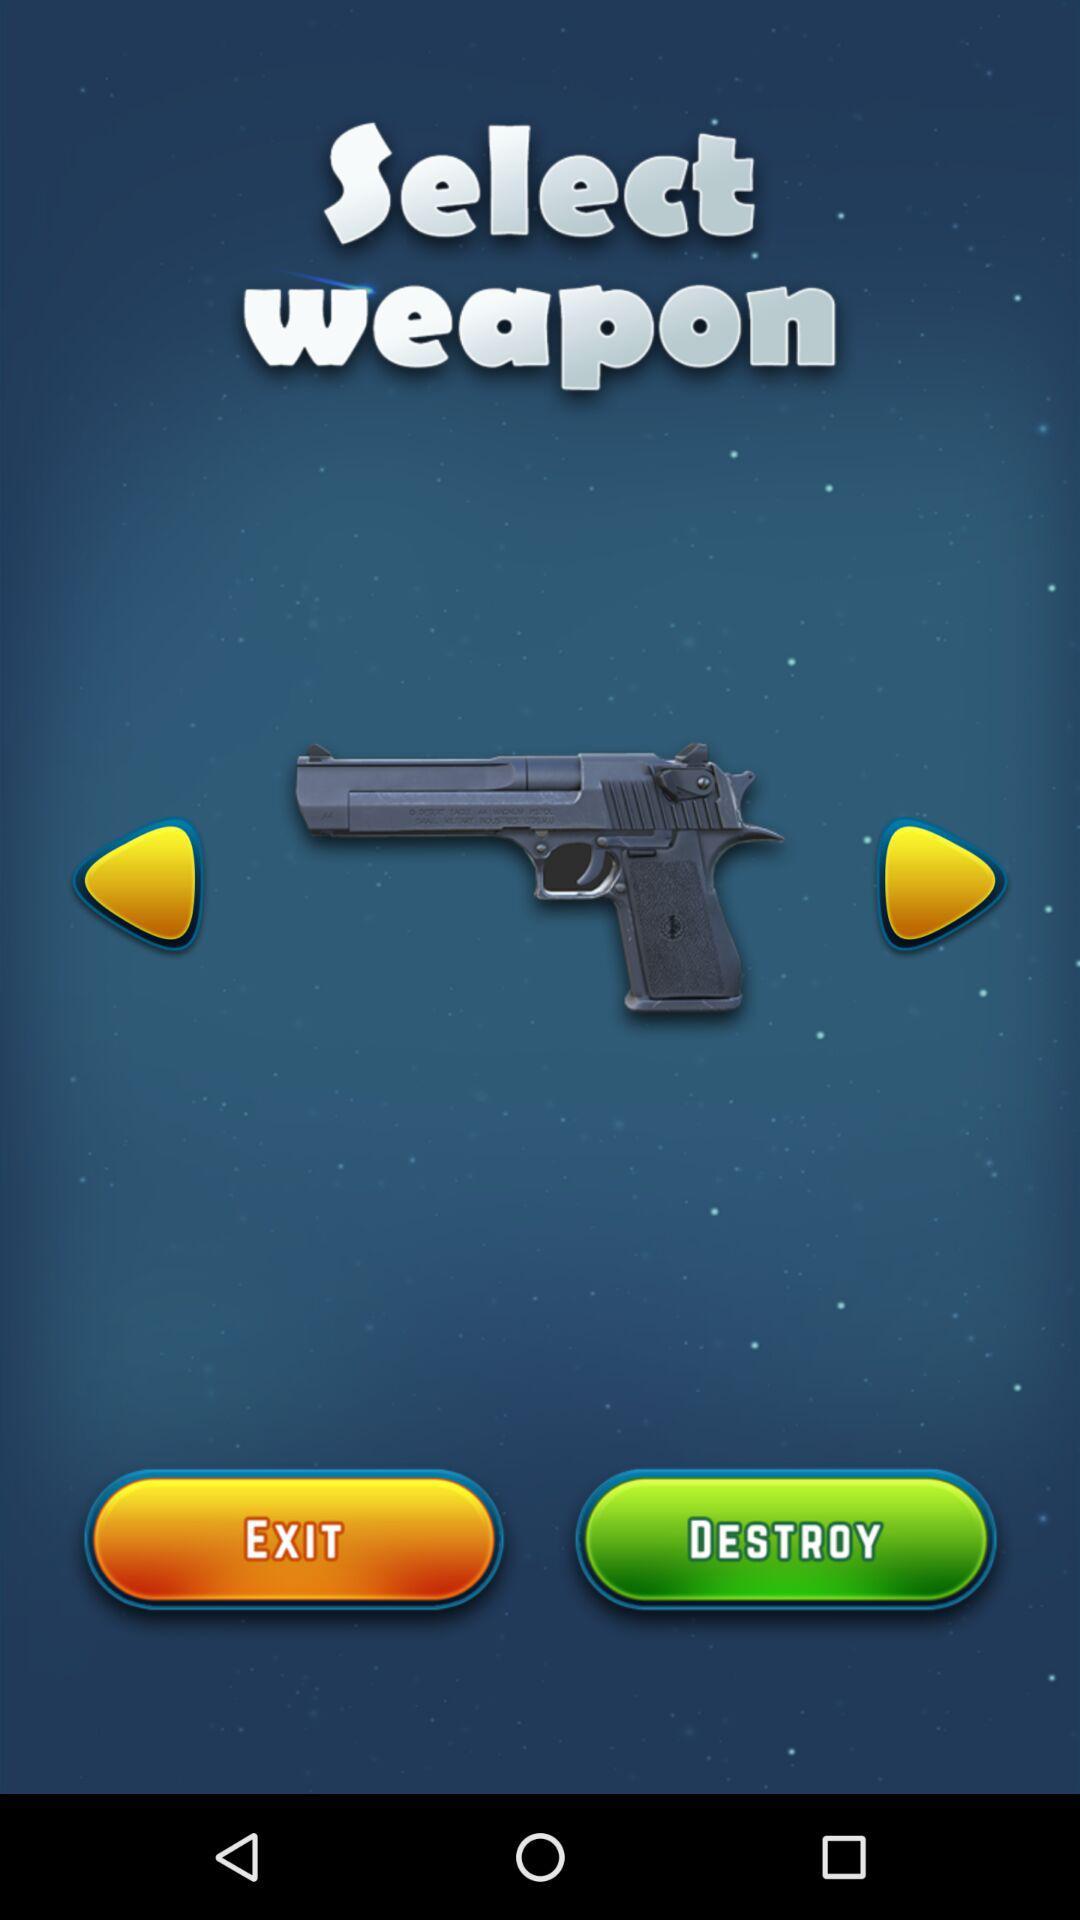  Describe the element at coordinates (137, 887) in the screenshot. I see `change the seletected element` at that location.